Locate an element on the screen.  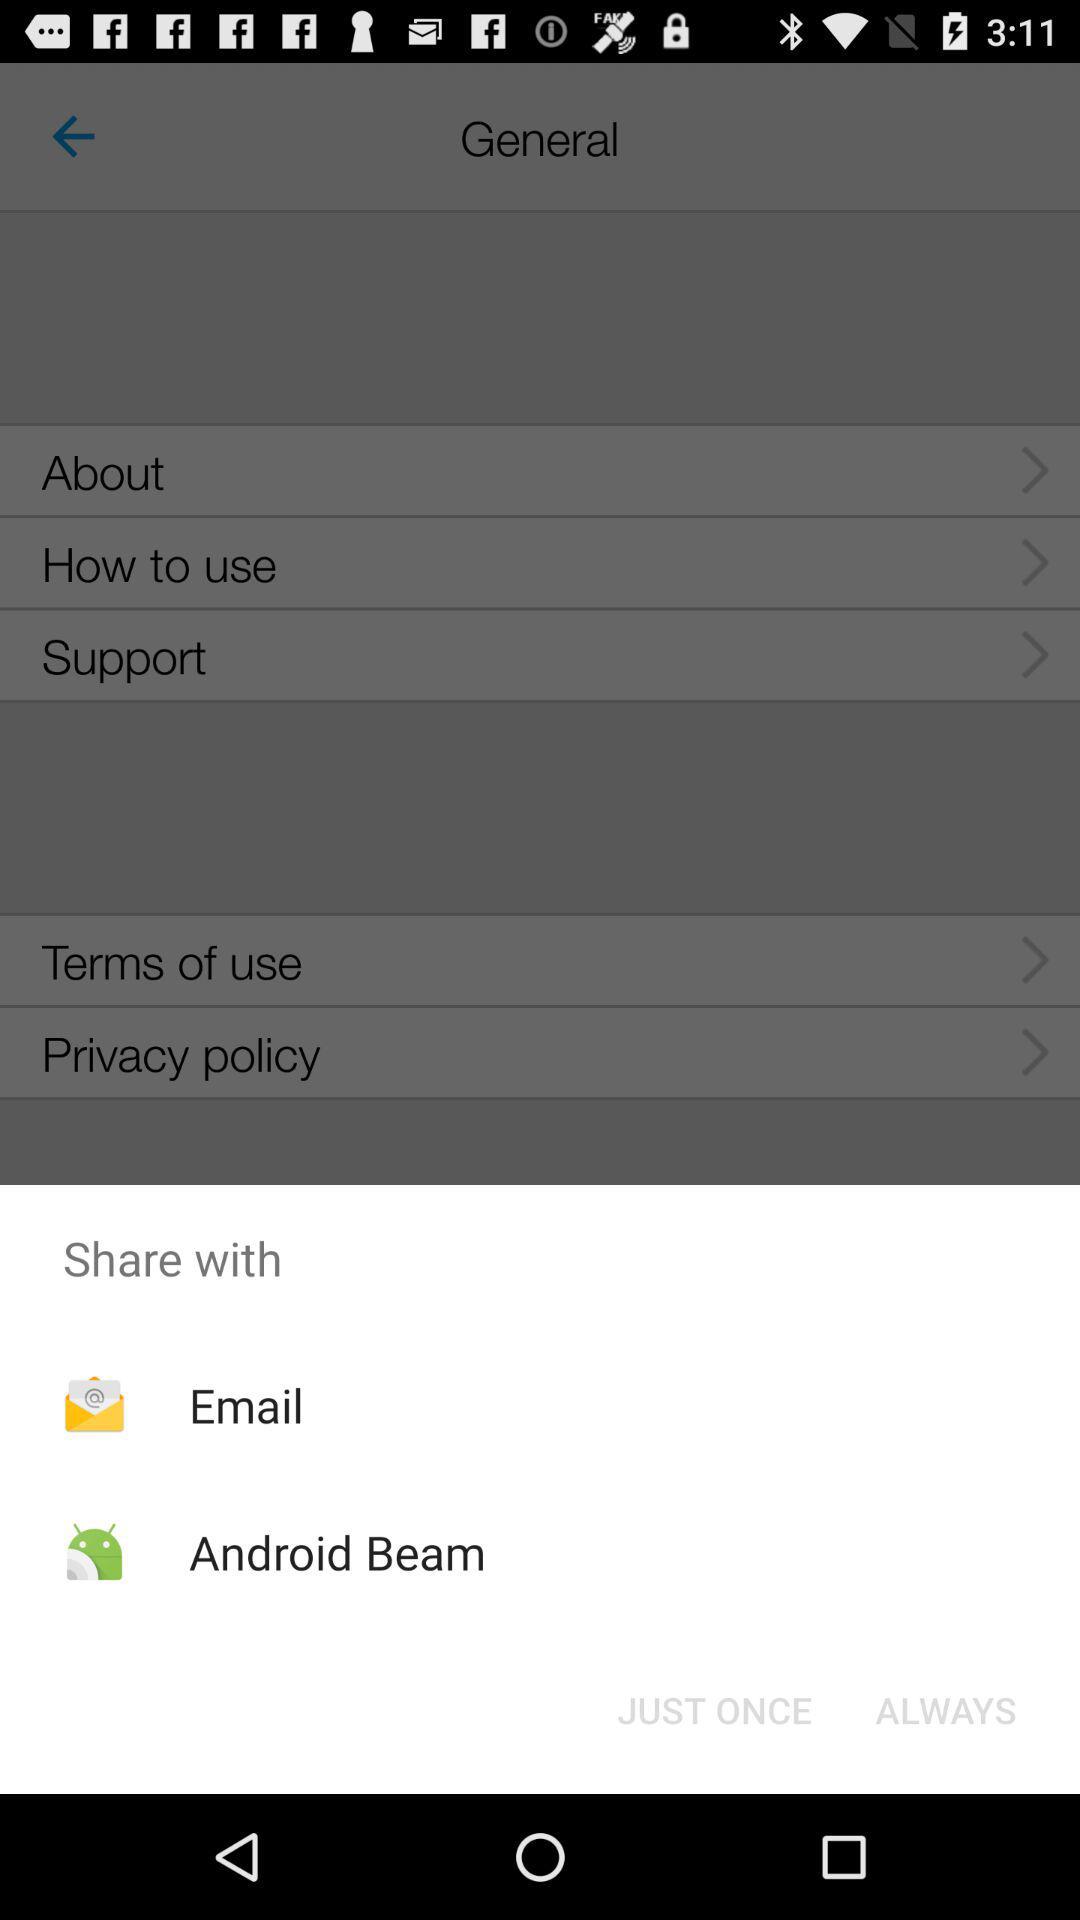
item below the email is located at coordinates (336, 1551).